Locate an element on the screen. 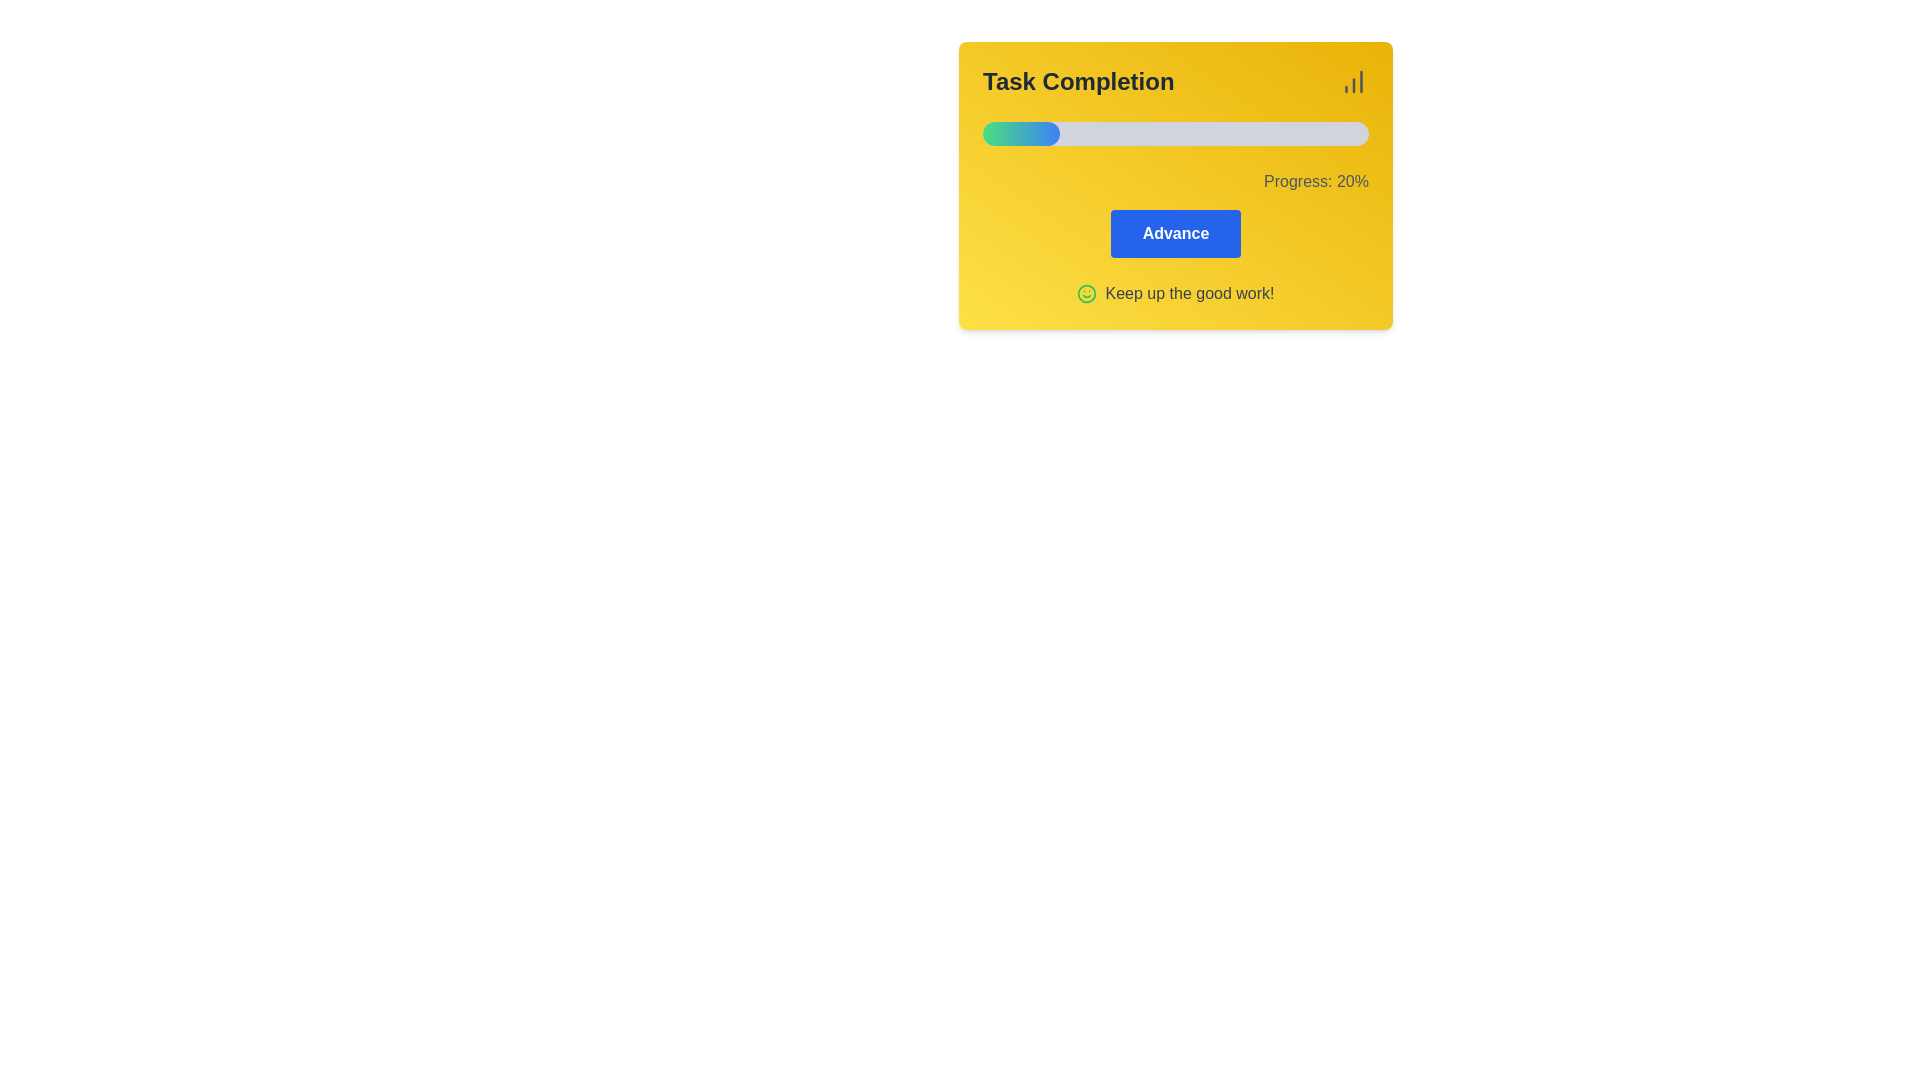 The height and width of the screenshot is (1080, 1920). the SVG circle element that is part of the smiling face icon with a green outline and yellow background, located within the 'Keep up the good work!' section of the yellow Task Completion card is located at coordinates (1086, 293).